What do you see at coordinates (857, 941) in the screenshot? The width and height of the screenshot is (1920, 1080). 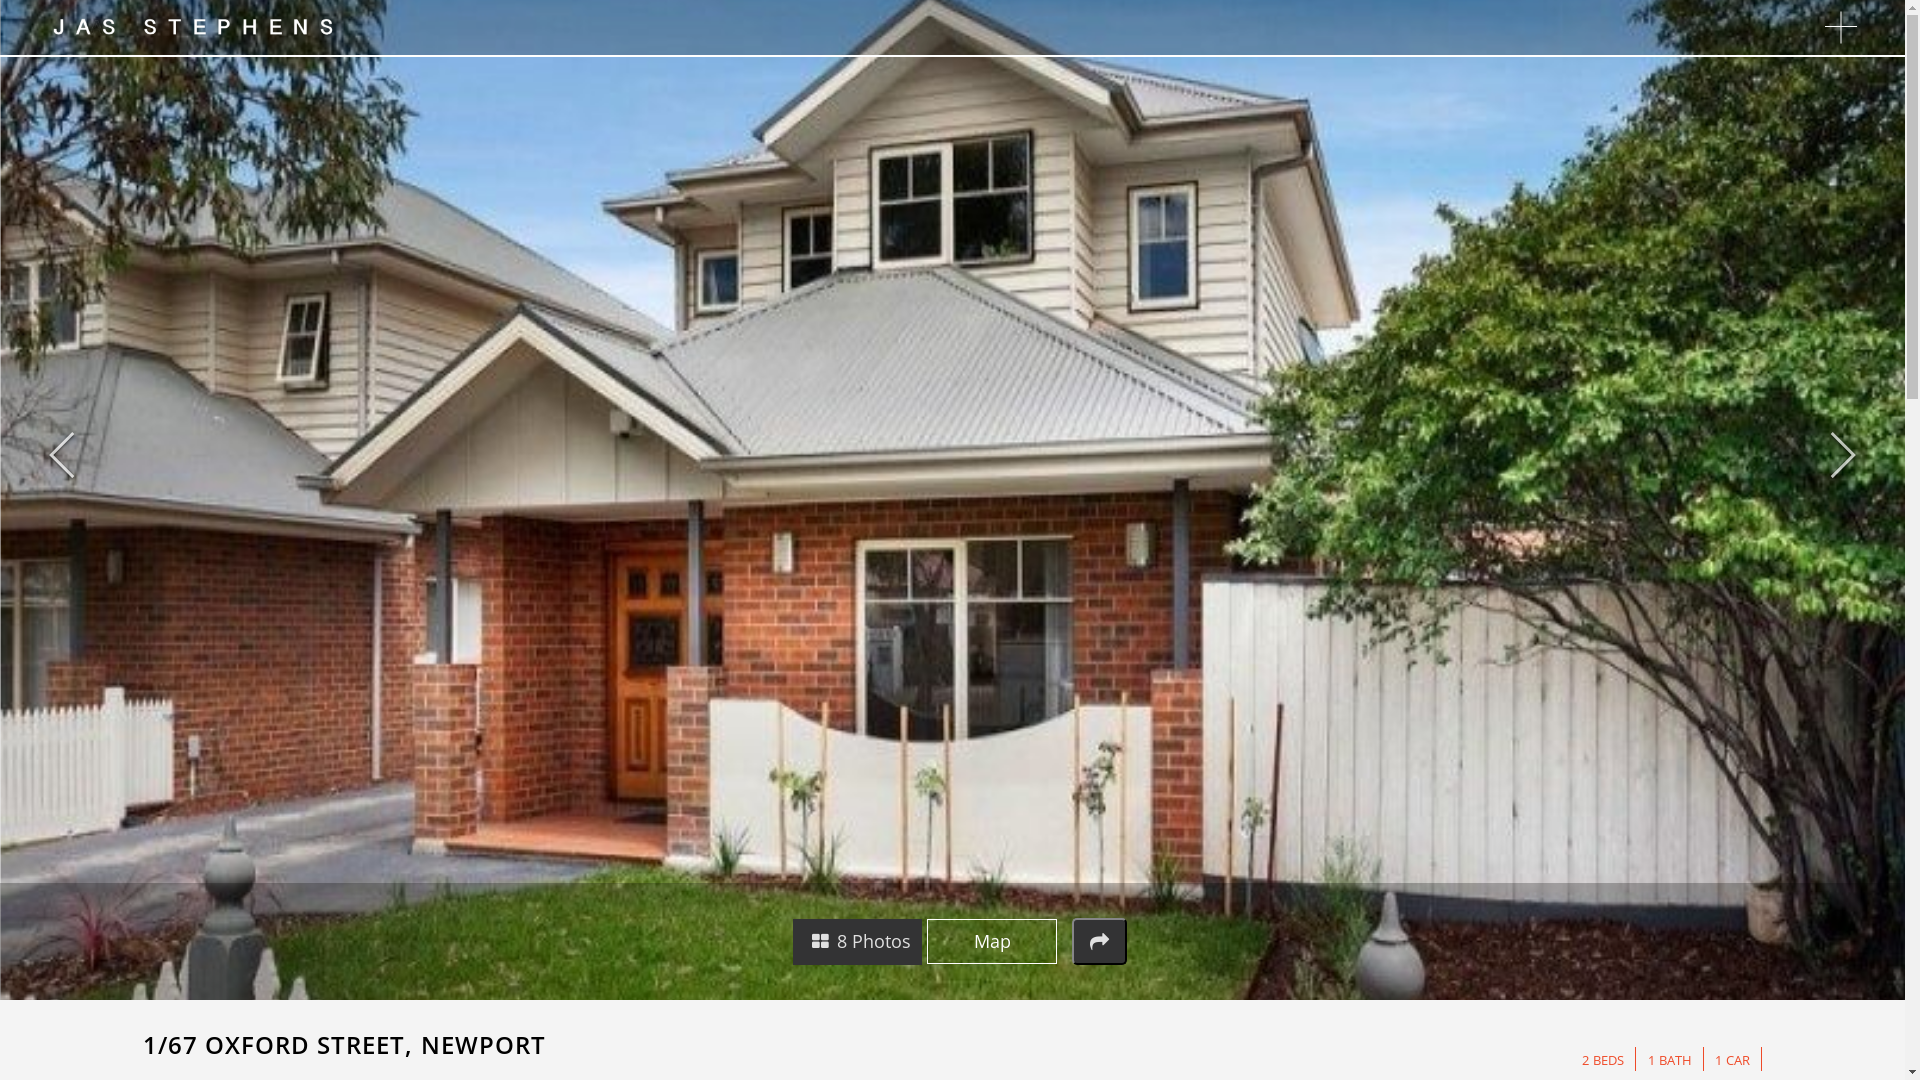 I see `'8 Photos'` at bounding box center [857, 941].